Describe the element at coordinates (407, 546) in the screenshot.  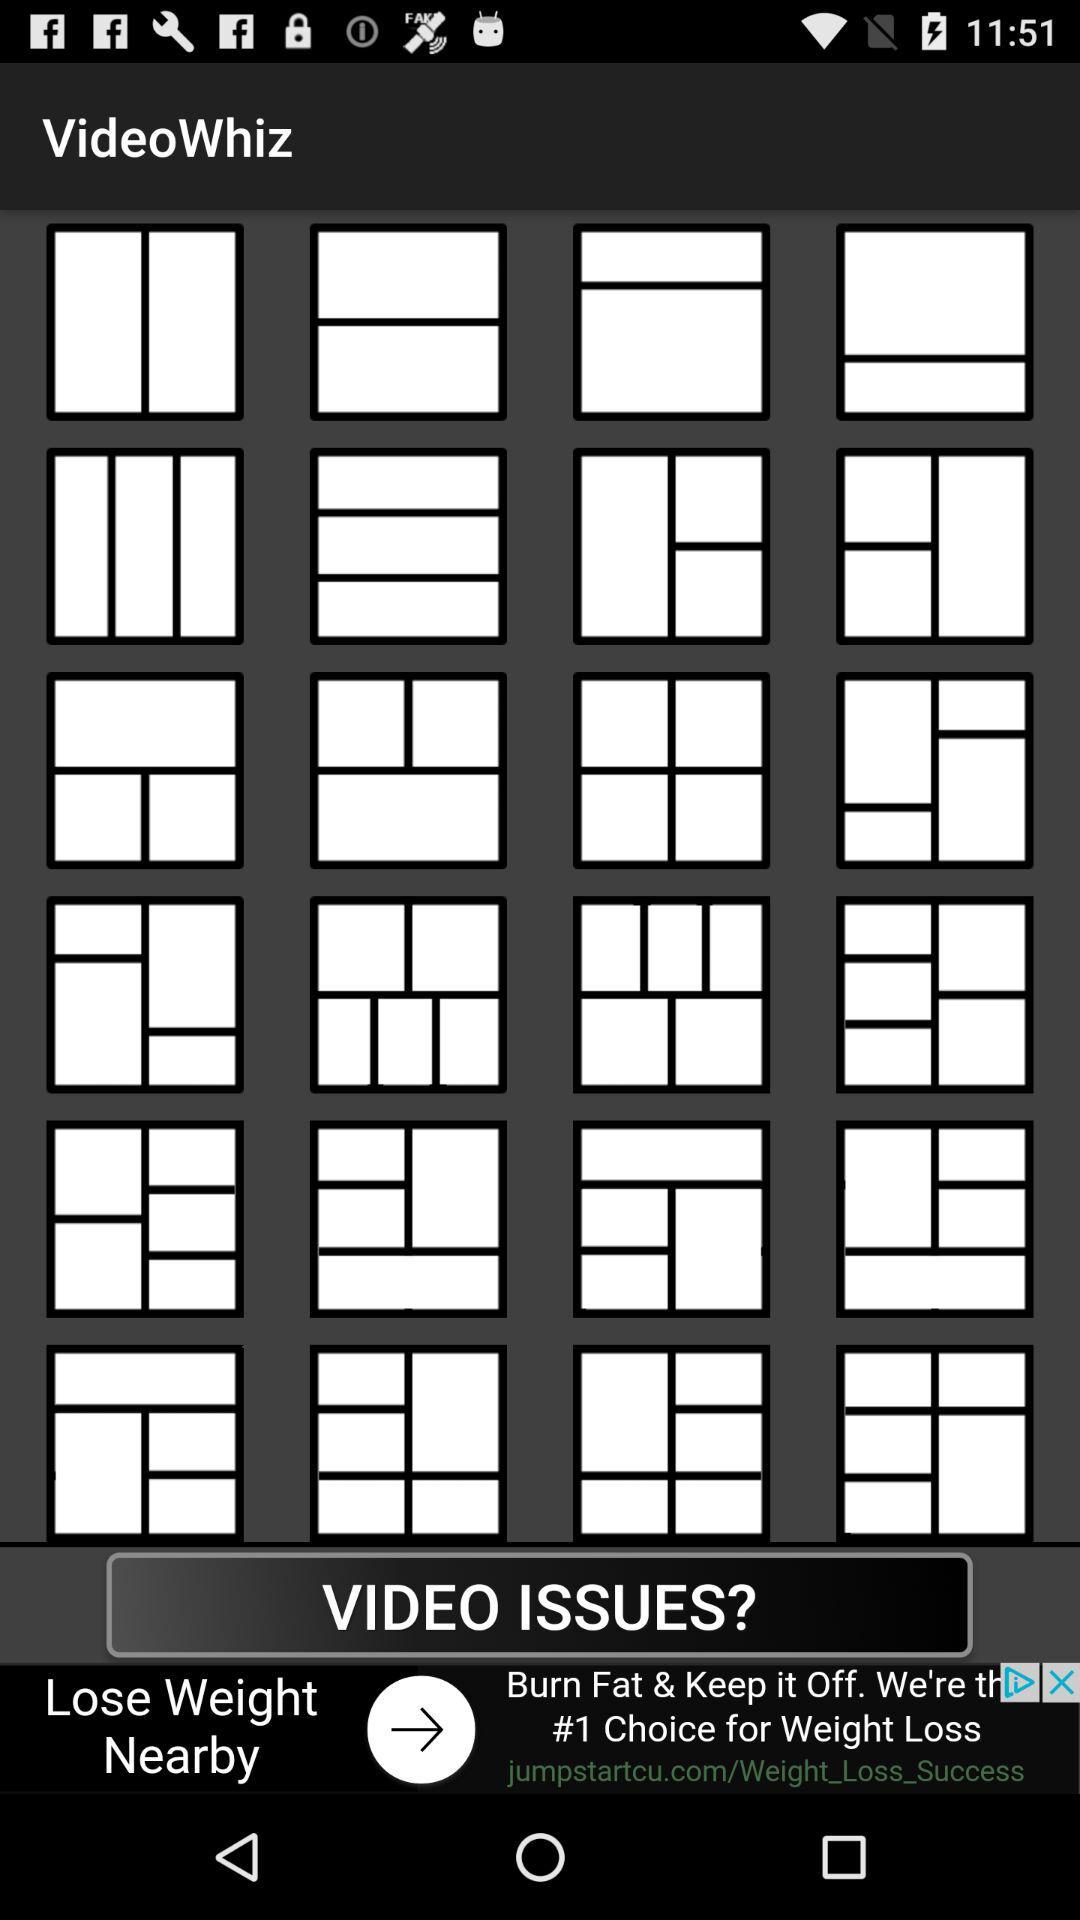
I see `photo editor` at that location.